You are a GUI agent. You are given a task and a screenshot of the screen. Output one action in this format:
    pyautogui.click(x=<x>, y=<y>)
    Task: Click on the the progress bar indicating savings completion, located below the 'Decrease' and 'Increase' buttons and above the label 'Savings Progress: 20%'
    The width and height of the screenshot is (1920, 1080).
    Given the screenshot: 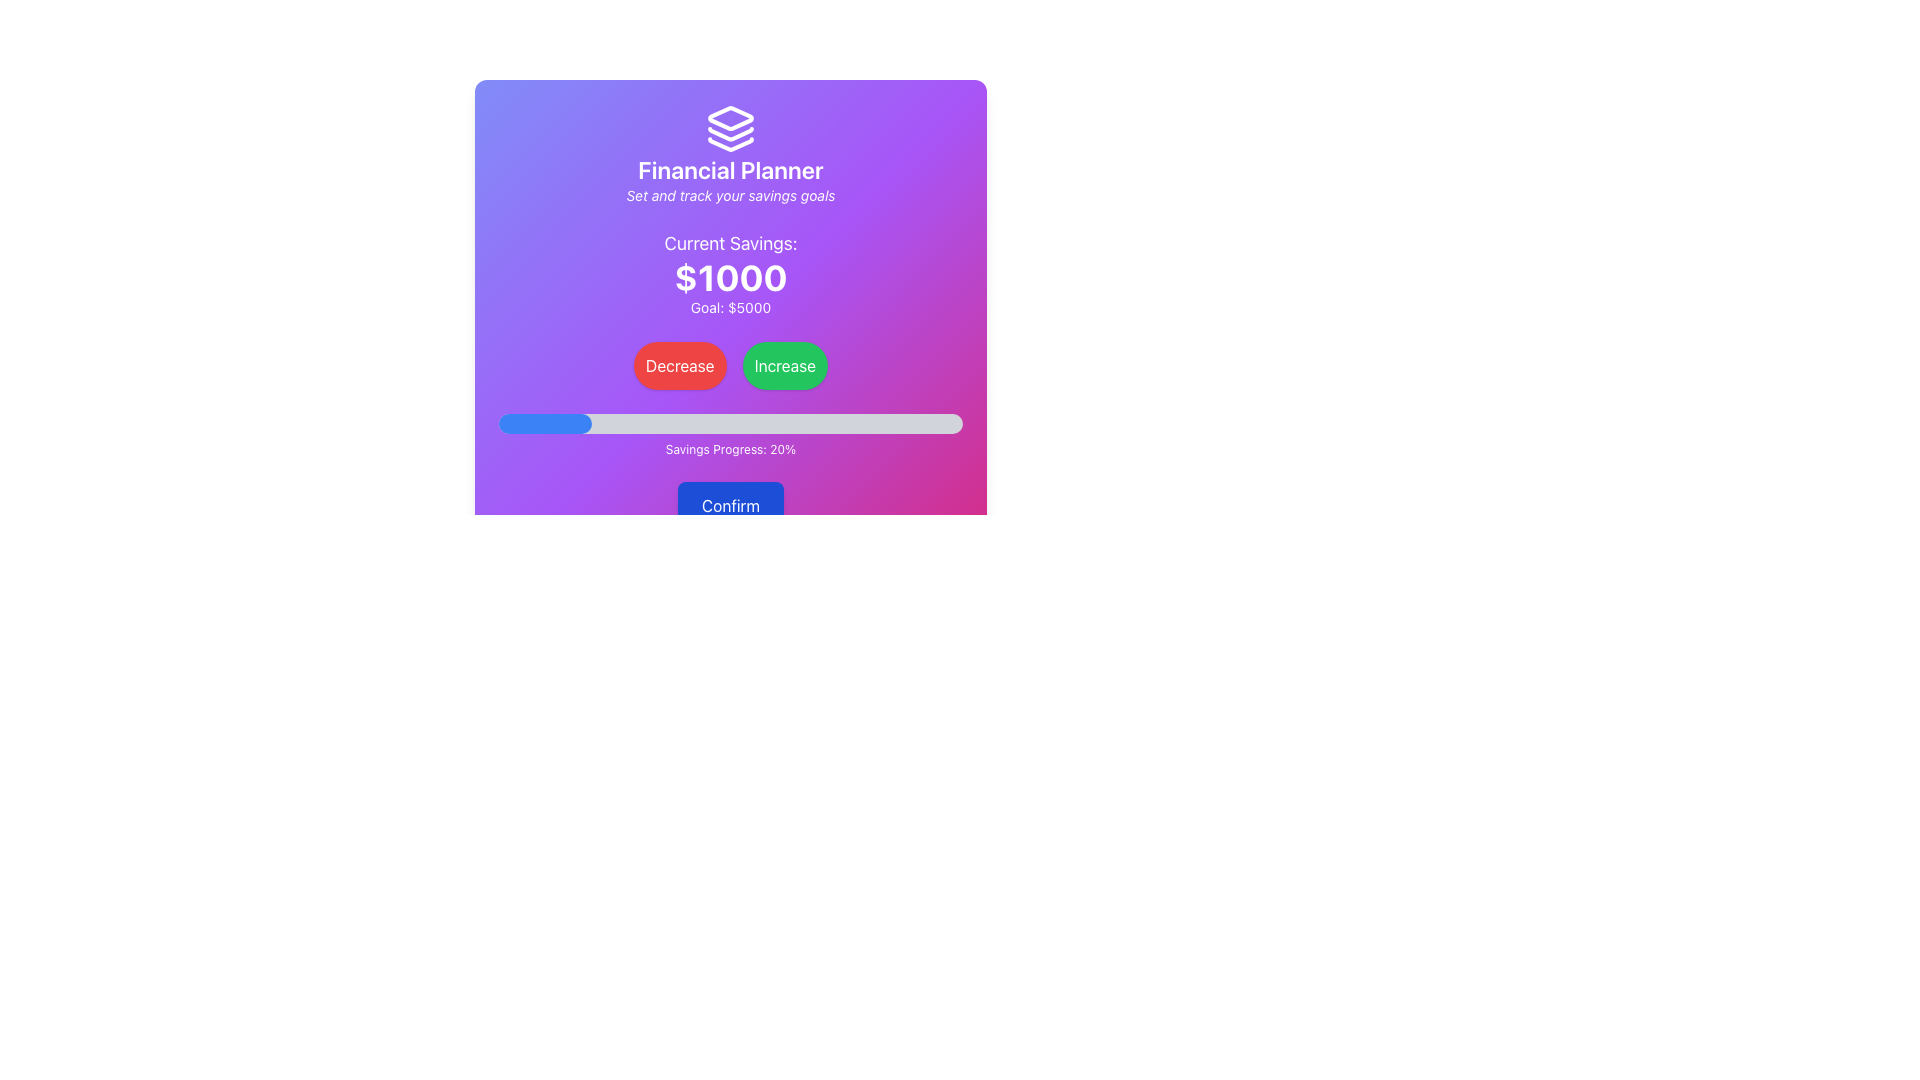 What is the action you would take?
    pyautogui.click(x=729, y=423)
    